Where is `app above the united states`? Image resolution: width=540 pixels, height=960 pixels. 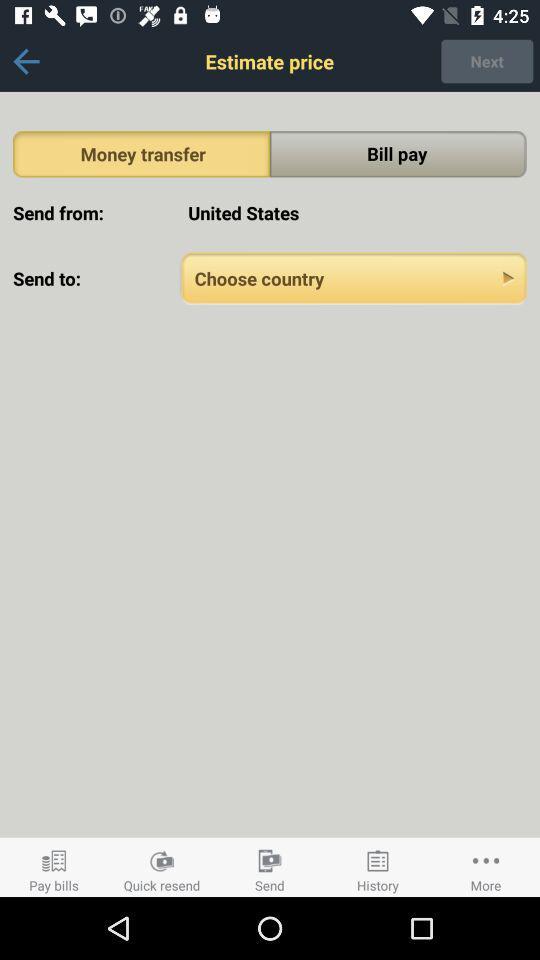
app above the united states is located at coordinates (398, 153).